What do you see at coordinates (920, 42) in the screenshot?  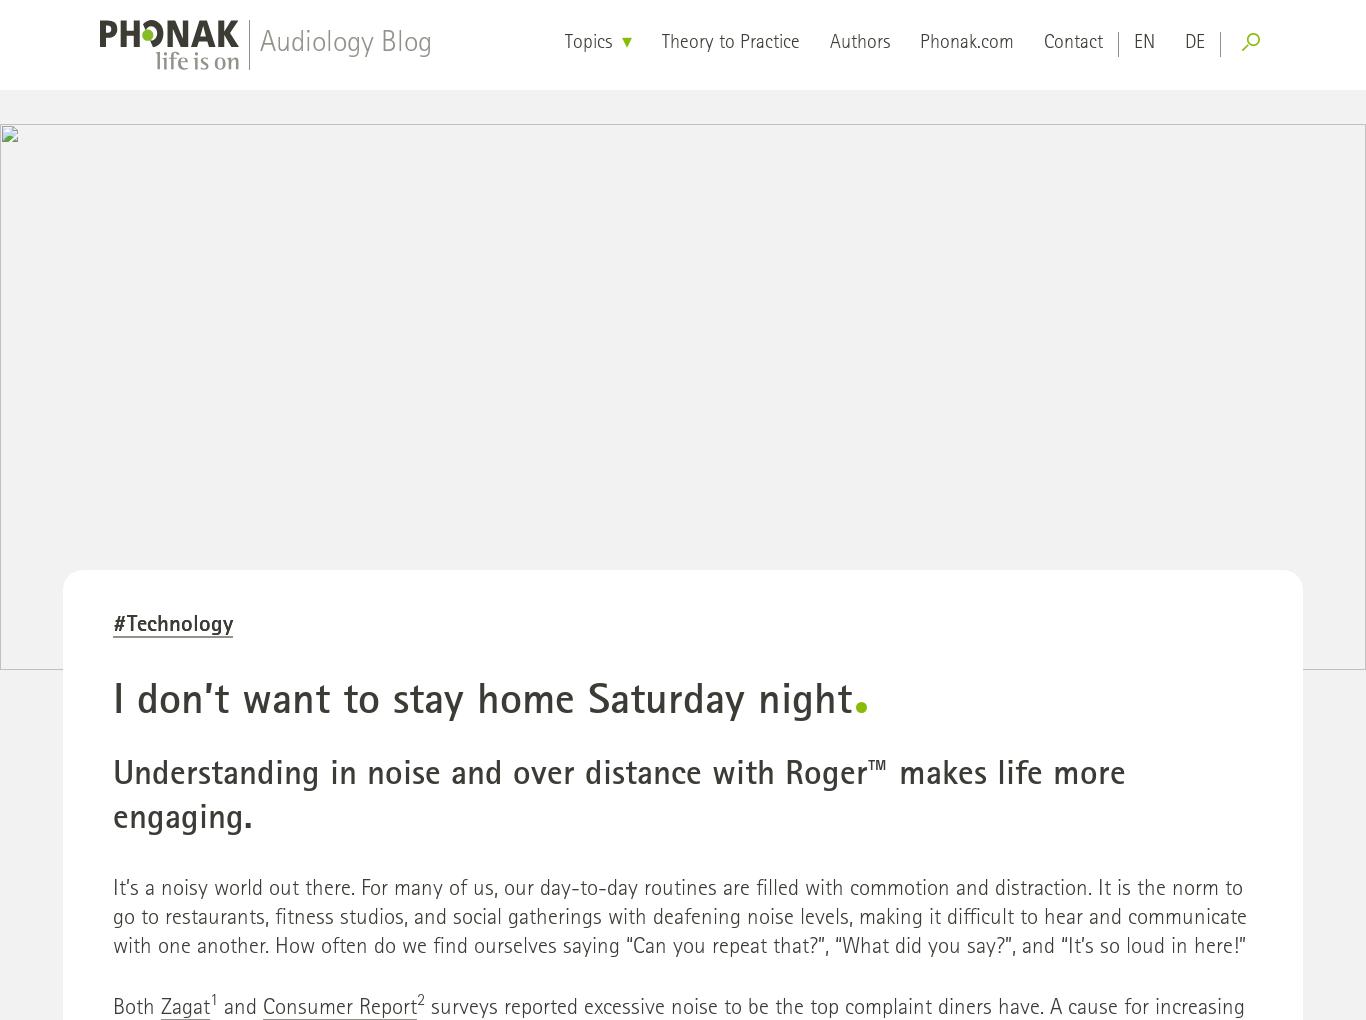 I see `'Phonak.com'` at bounding box center [920, 42].